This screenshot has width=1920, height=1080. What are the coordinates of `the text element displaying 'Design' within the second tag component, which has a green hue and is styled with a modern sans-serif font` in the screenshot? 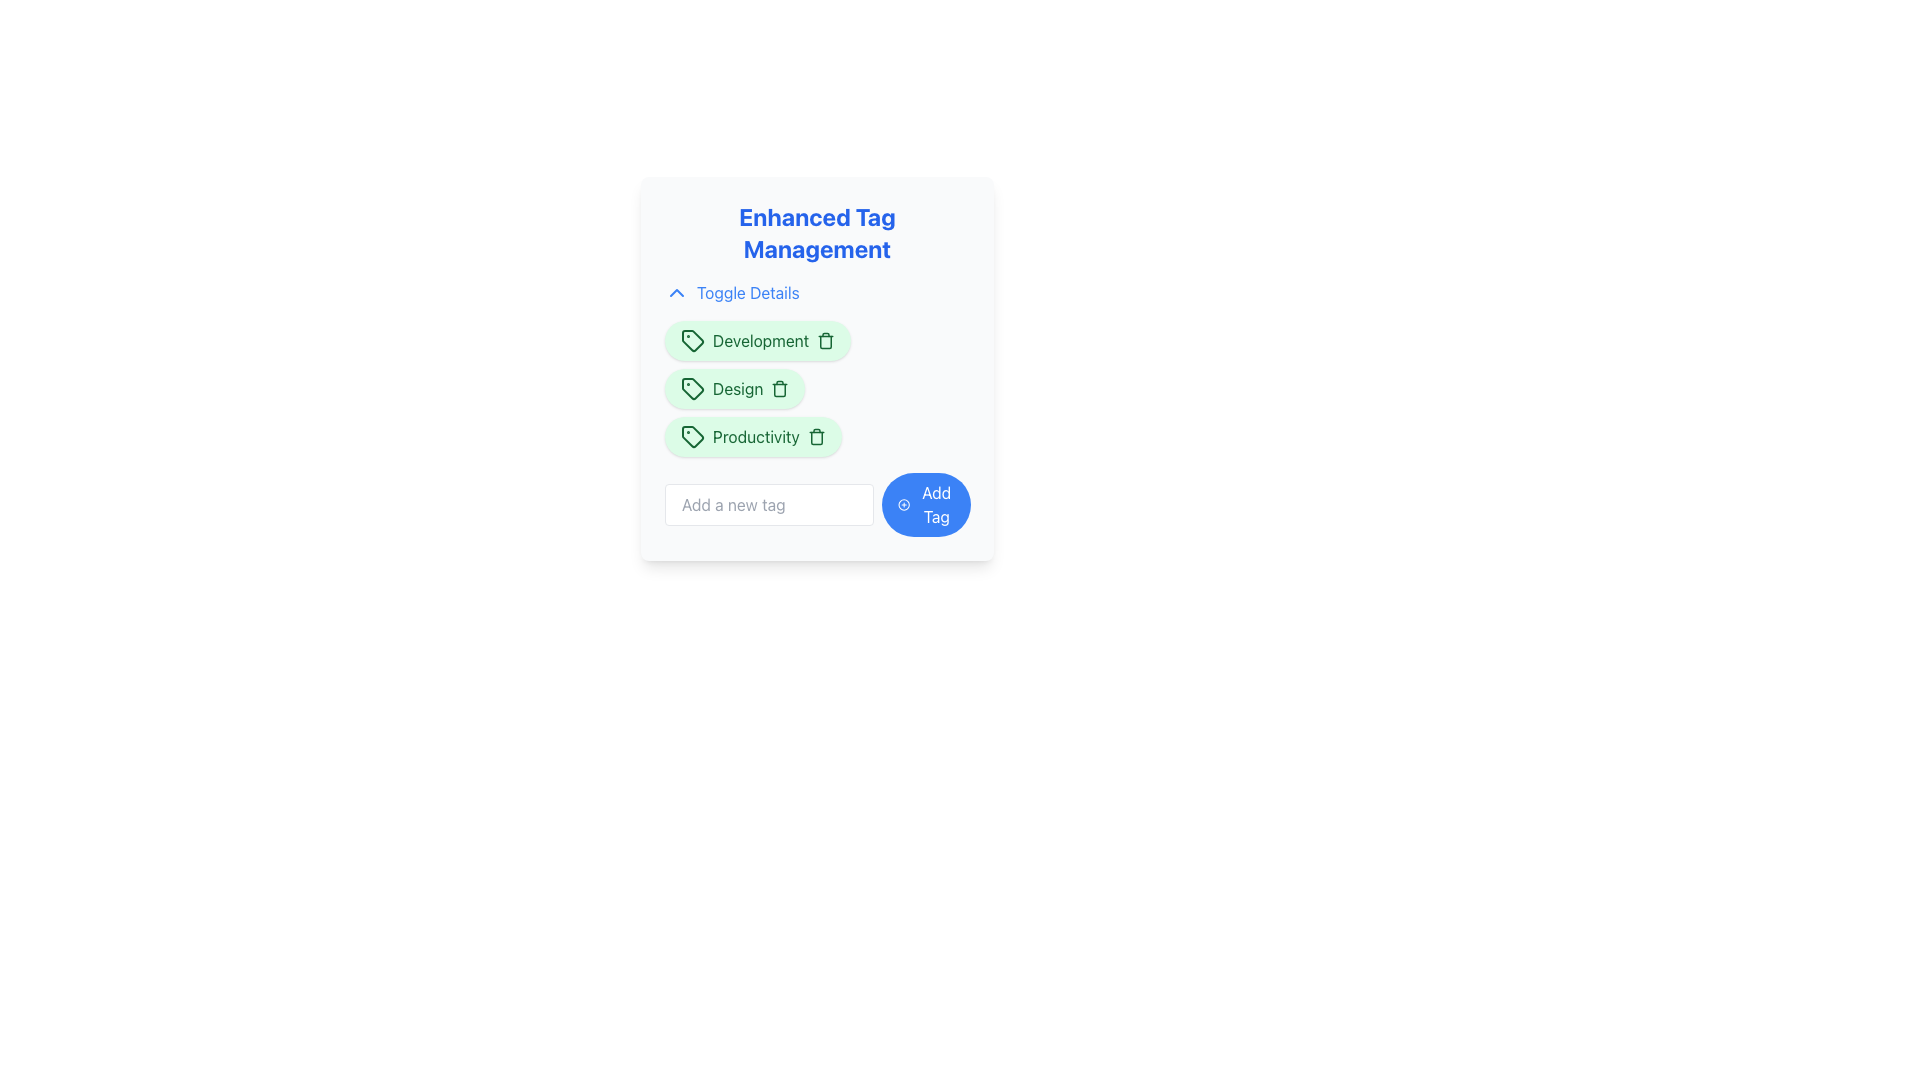 It's located at (737, 389).